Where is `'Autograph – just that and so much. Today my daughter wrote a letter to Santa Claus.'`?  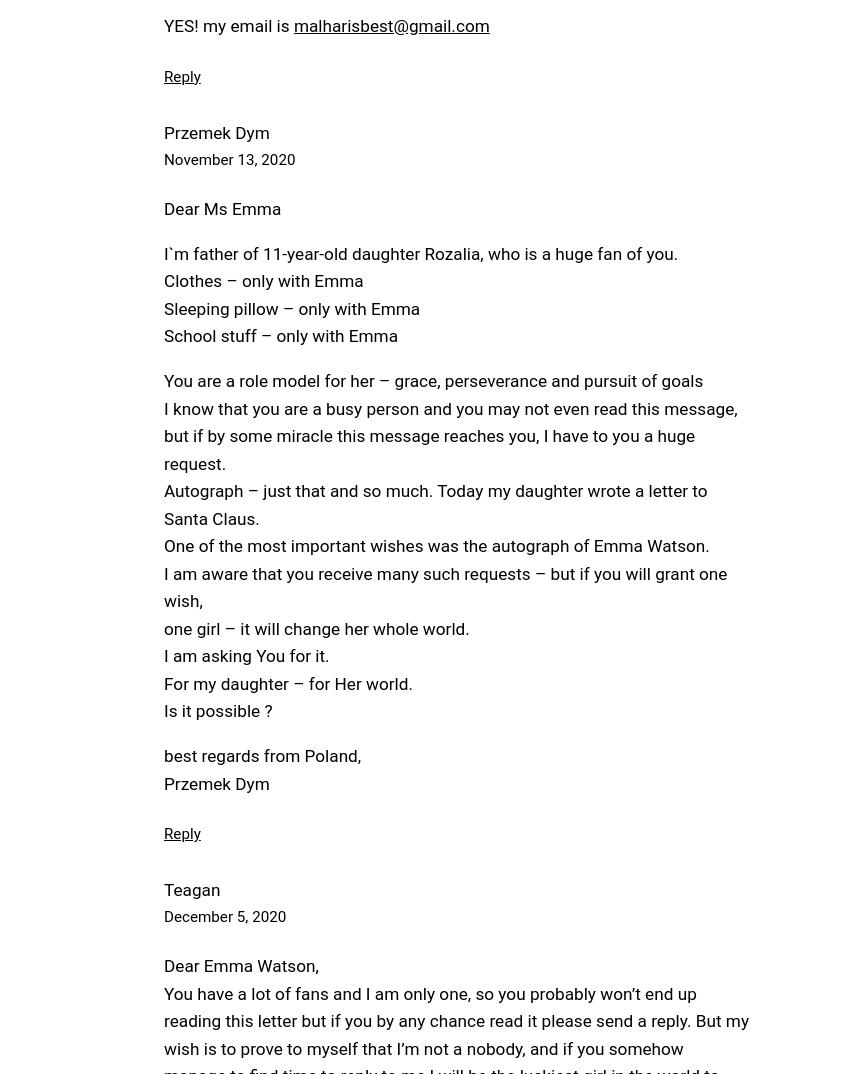 'Autograph – just that and so much. Today my daughter wrote a letter to Santa Claus.' is located at coordinates (434, 504).